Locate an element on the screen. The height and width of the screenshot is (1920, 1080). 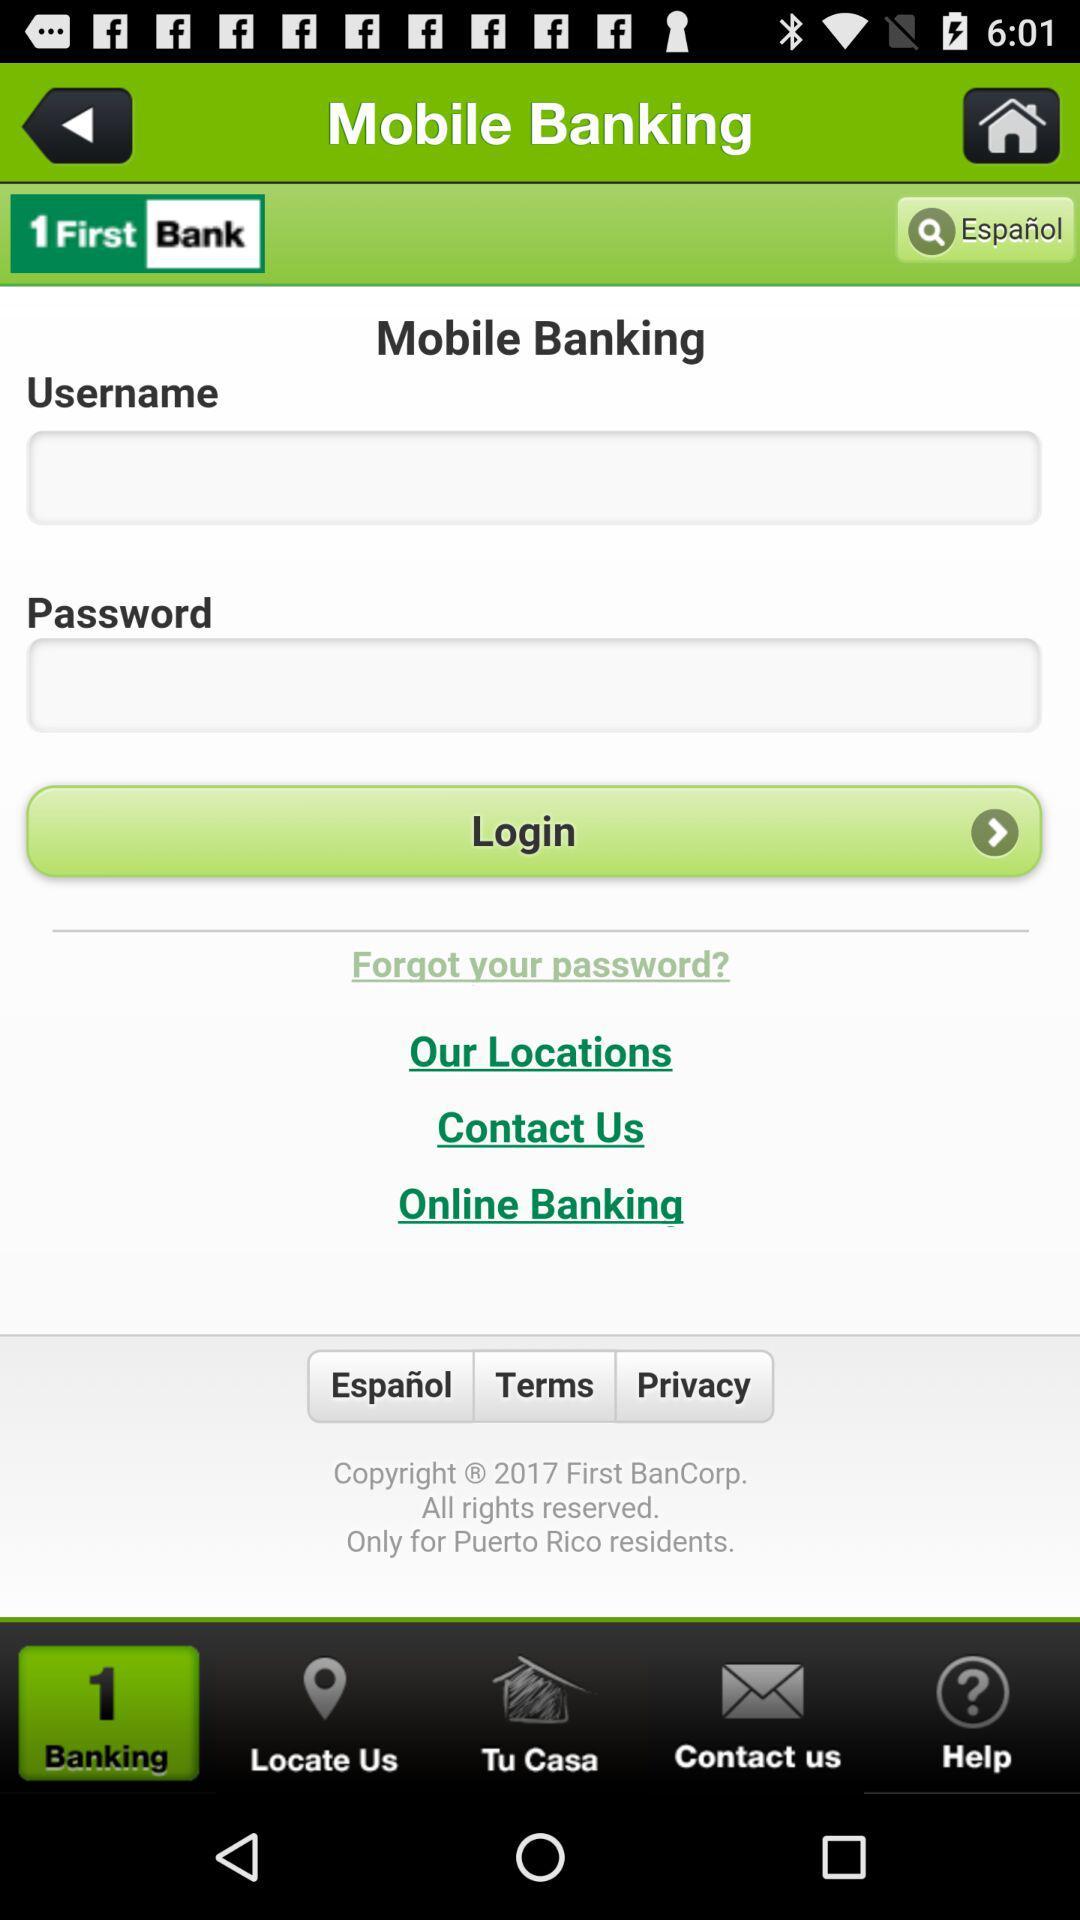
send email is located at coordinates (756, 1707).